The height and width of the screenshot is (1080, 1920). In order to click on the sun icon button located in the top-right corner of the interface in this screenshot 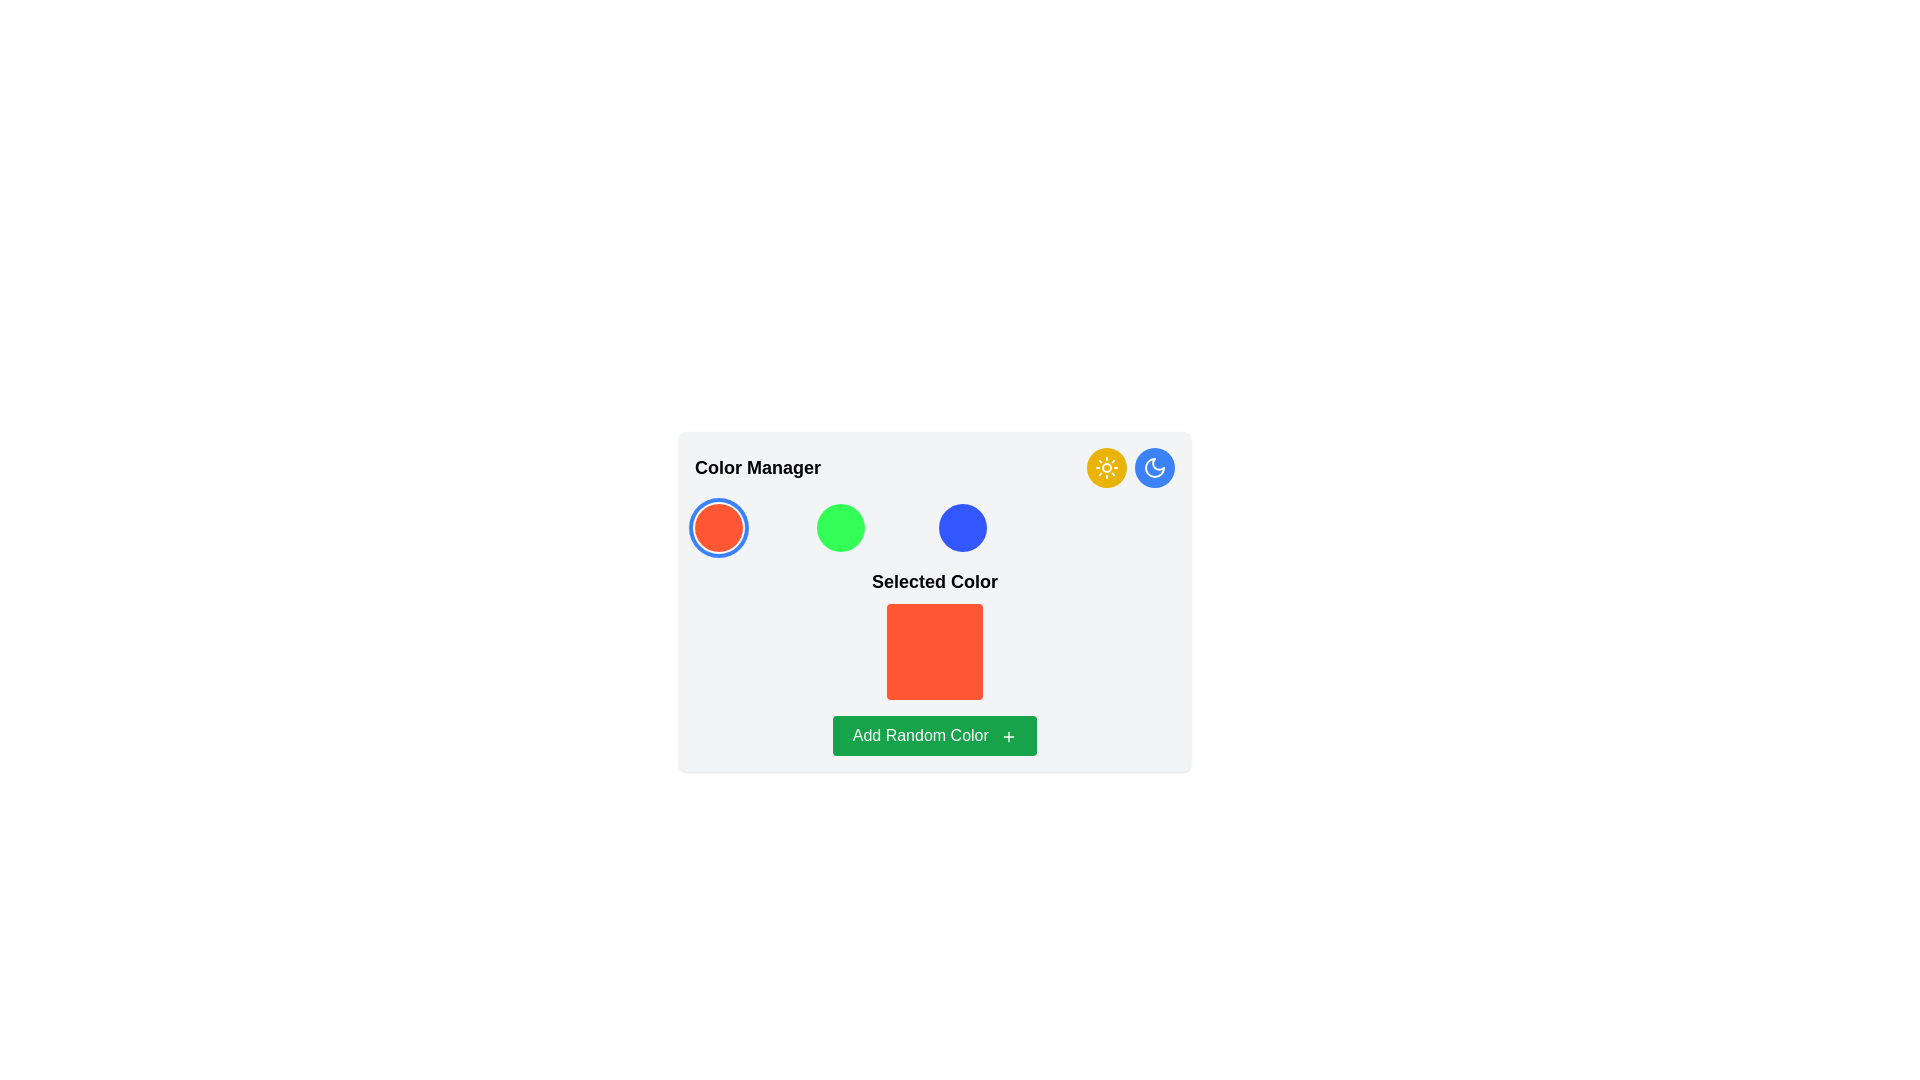, I will do `click(1106, 467)`.